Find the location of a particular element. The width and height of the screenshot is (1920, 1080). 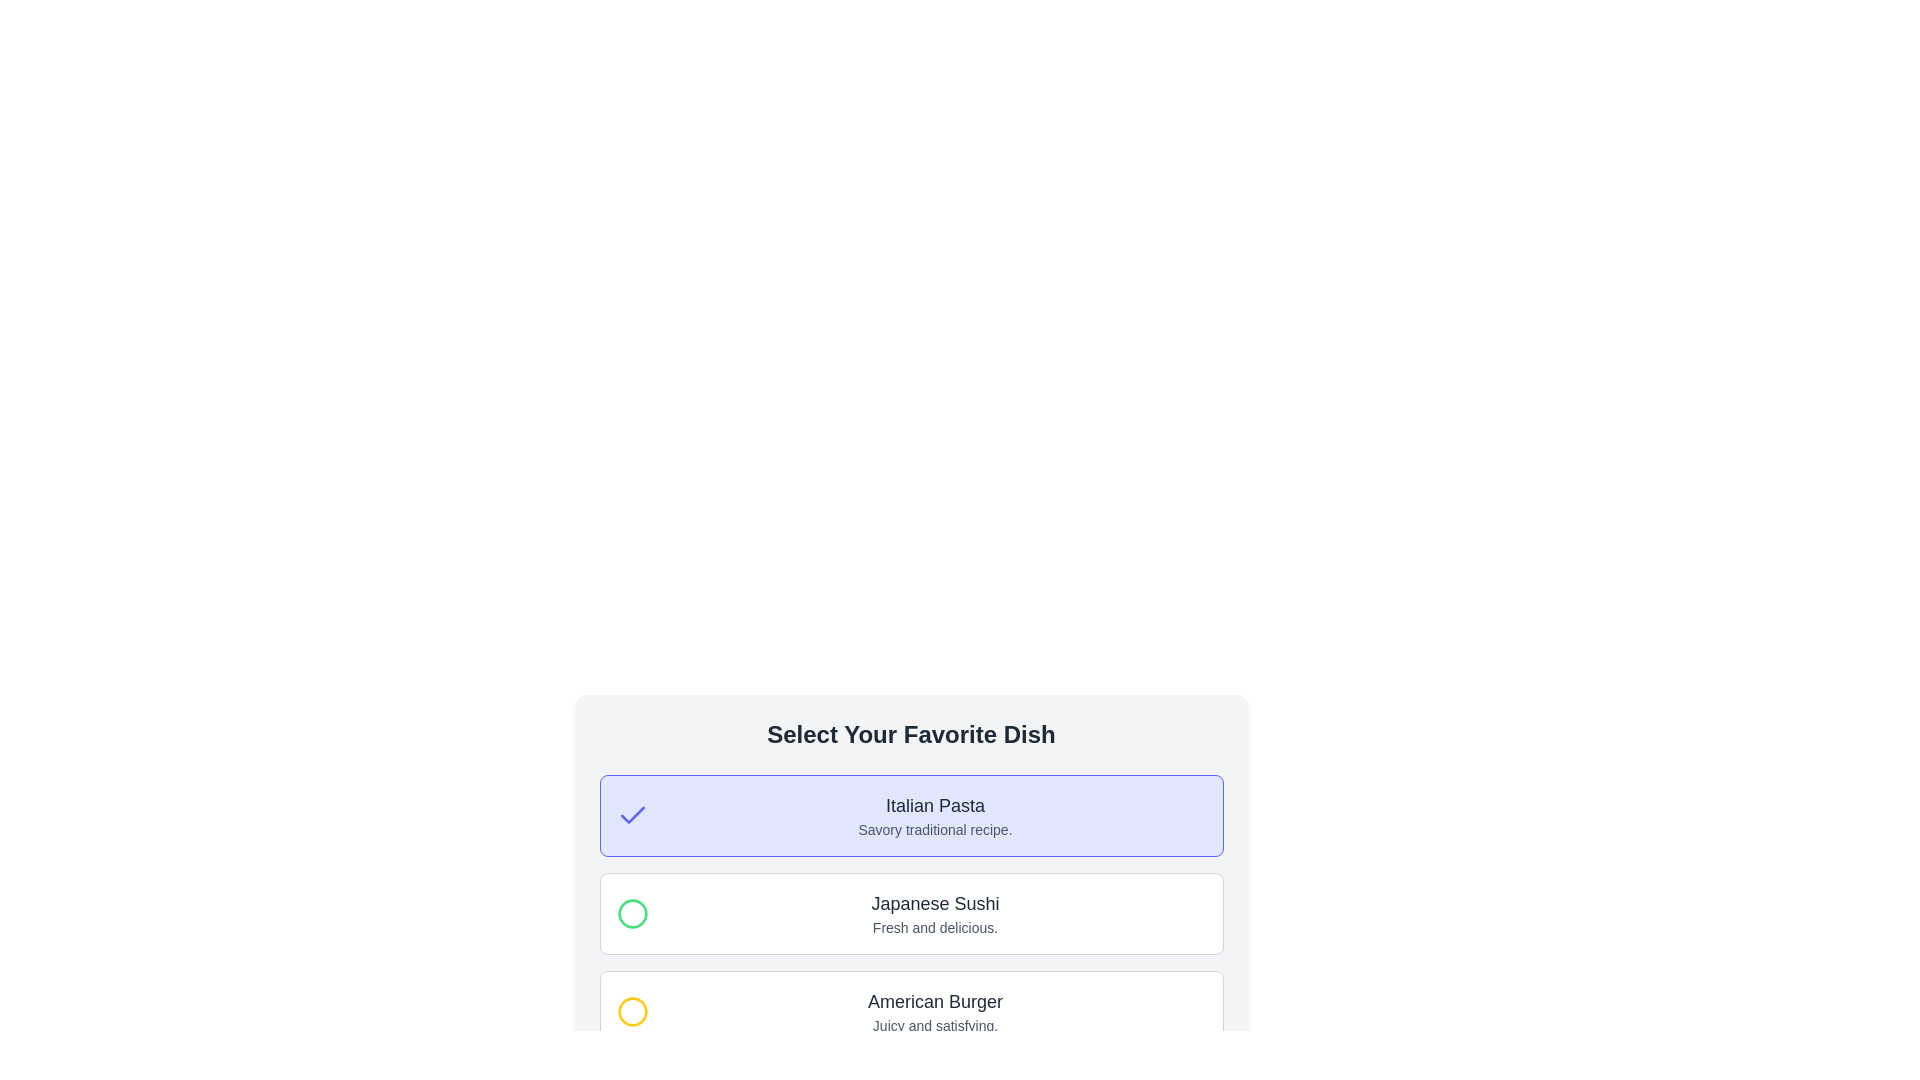

the selectable option for 'American Burger' located in the vertical list under 'Select Your Favorite Dish' is located at coordinates (910, 1011).